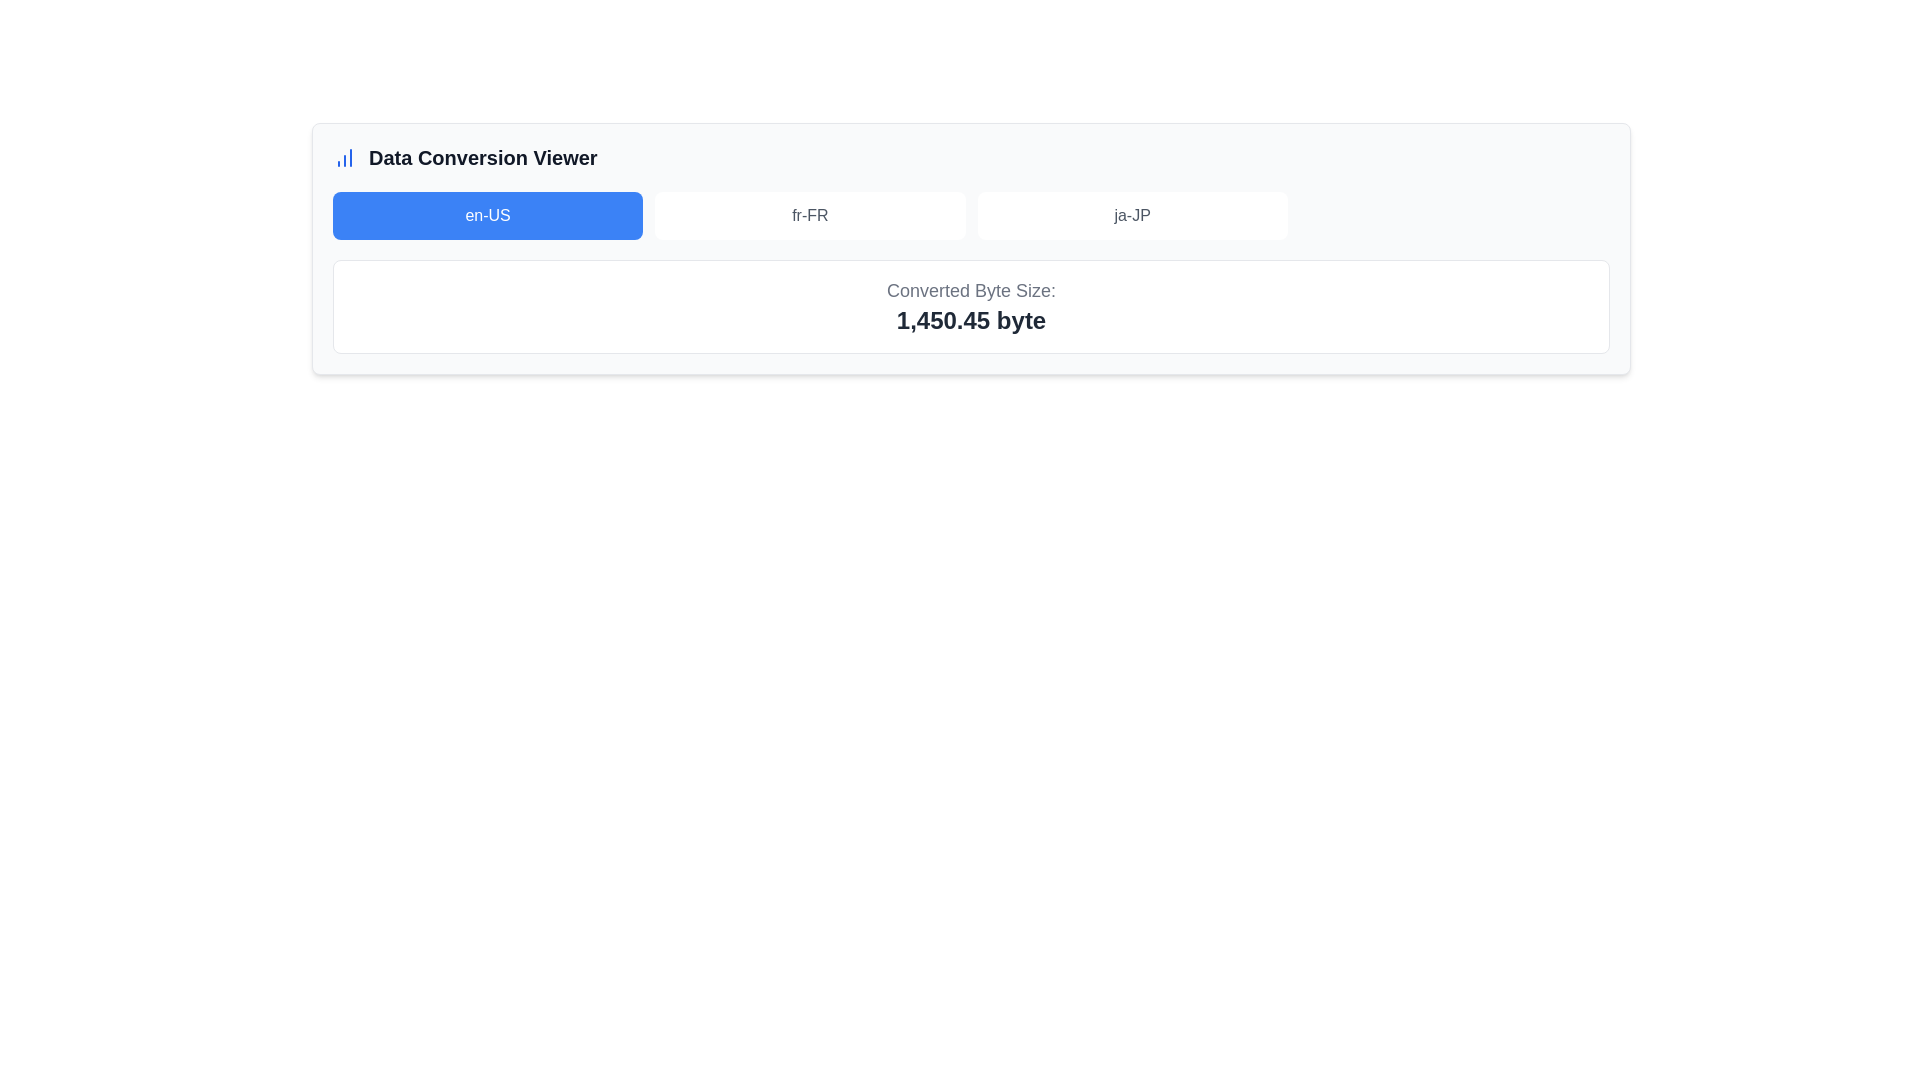  What do you see at coordinates (488, 216) in the screenshot?
I see `the language selection button for 'en-US' located at the top left of the language options` at bounding box center [488, 216].